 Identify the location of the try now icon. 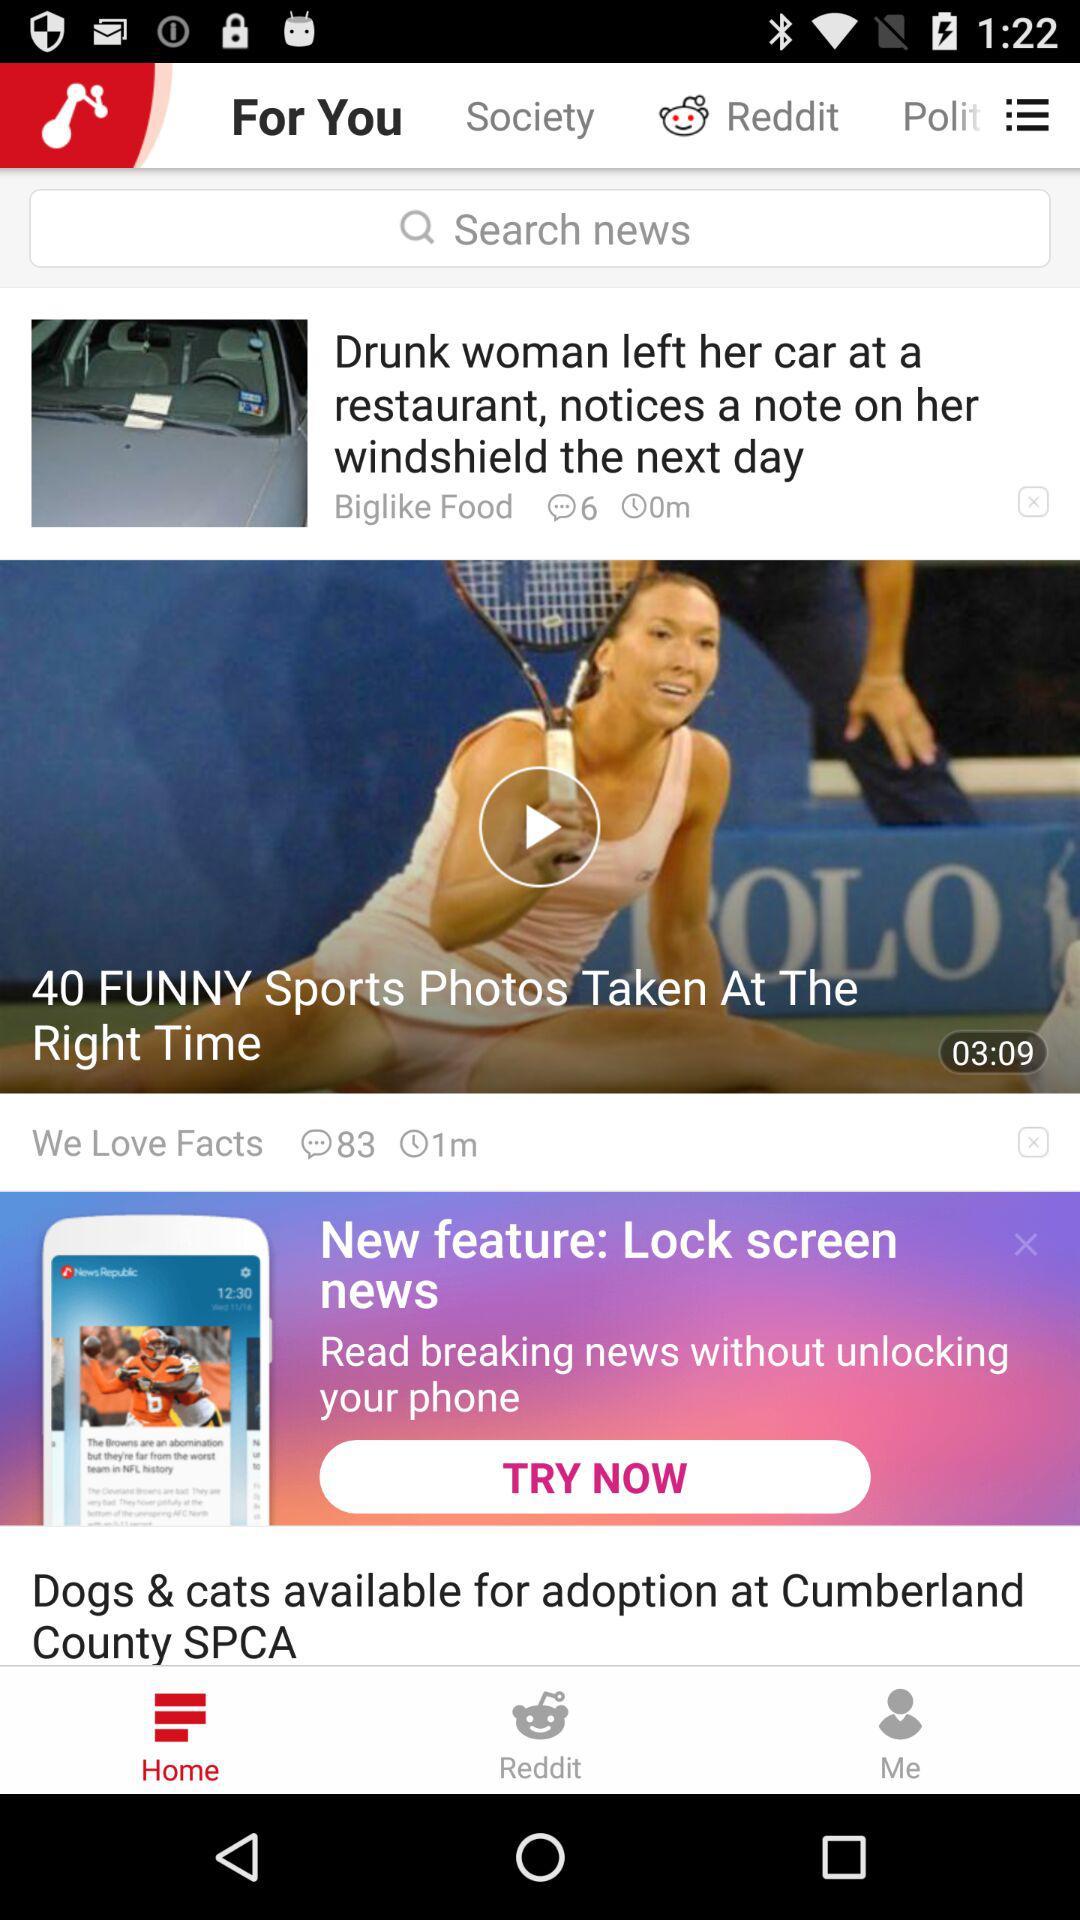
(594, 1476).